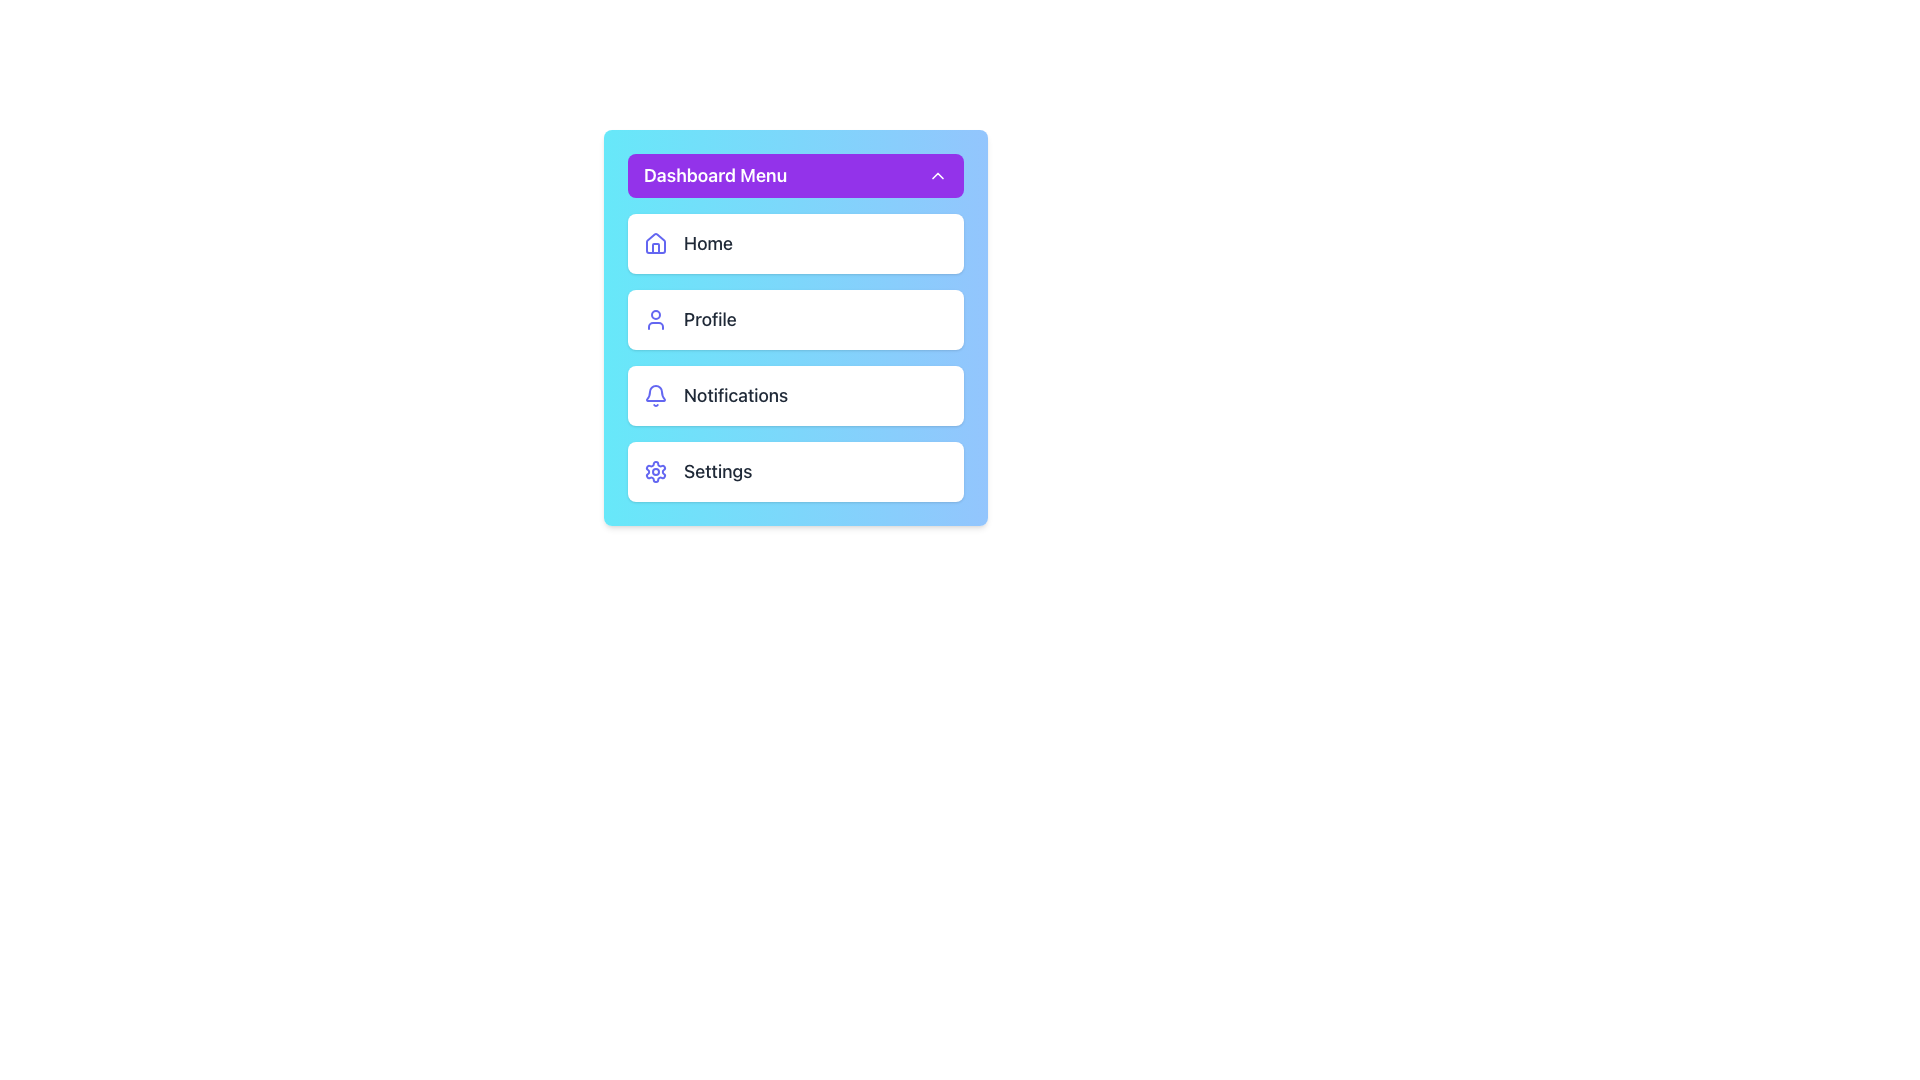  Describe the element at coordinates (795, 471) in the screenshot. I see `the fourth button in the 'Dashboard Menu'` at that location.